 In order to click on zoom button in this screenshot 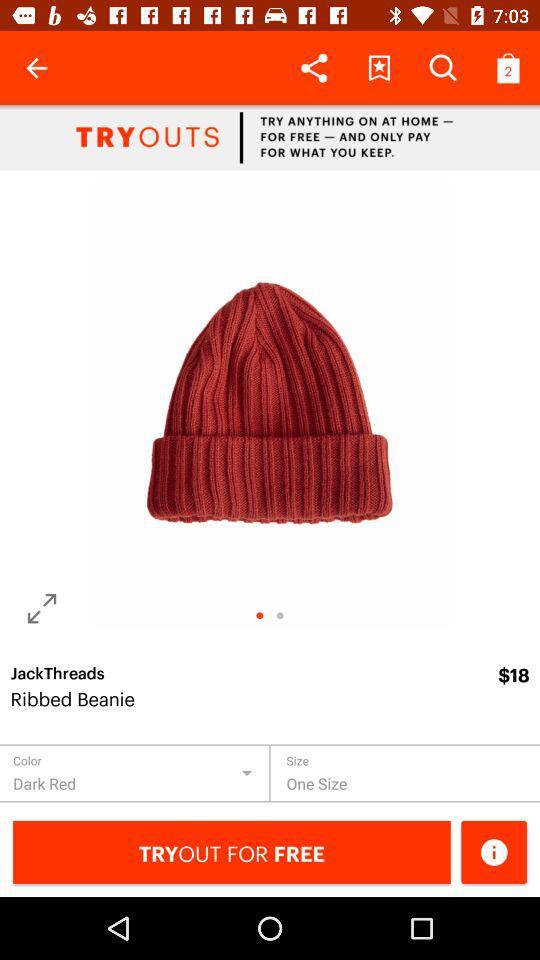, I will do `click(42, 607)`.